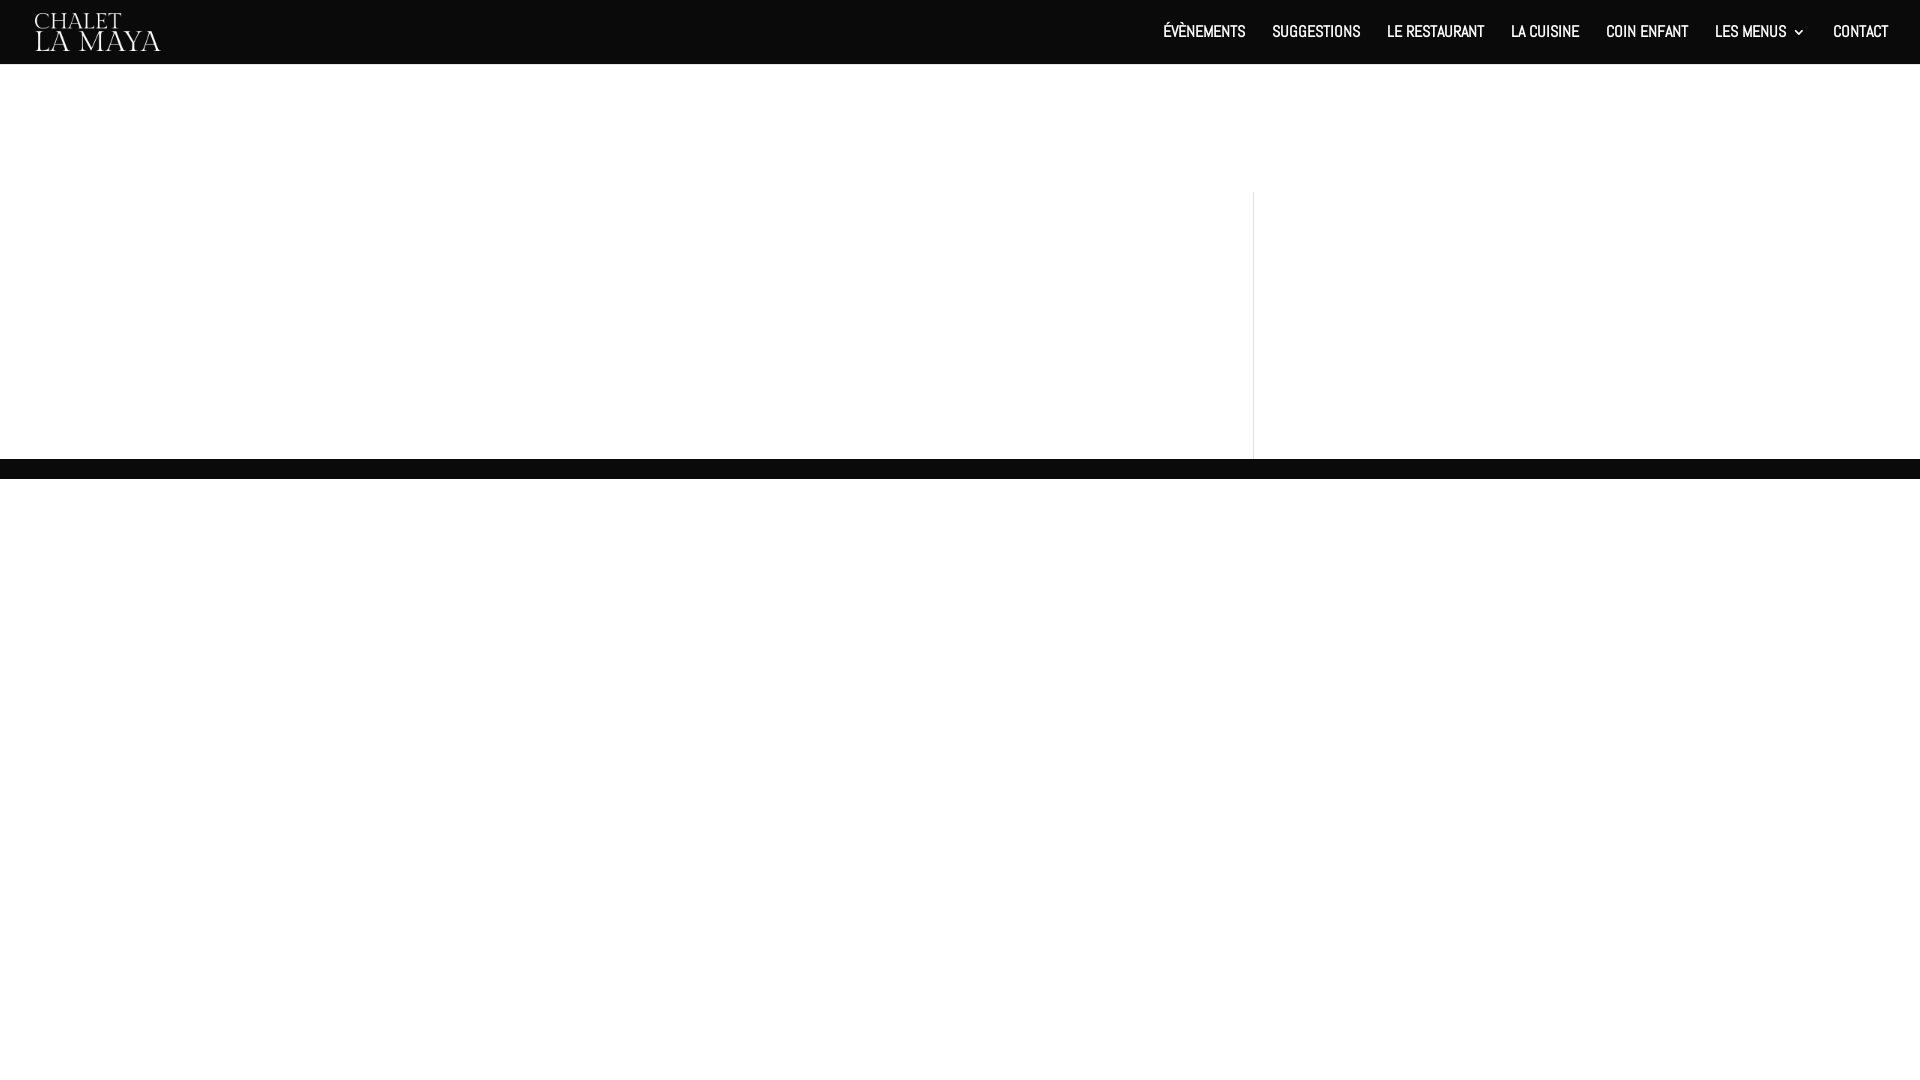  Describe the element at coordinates (1833, 44) in the screenshot. I see `'CONTACT'` at that location.